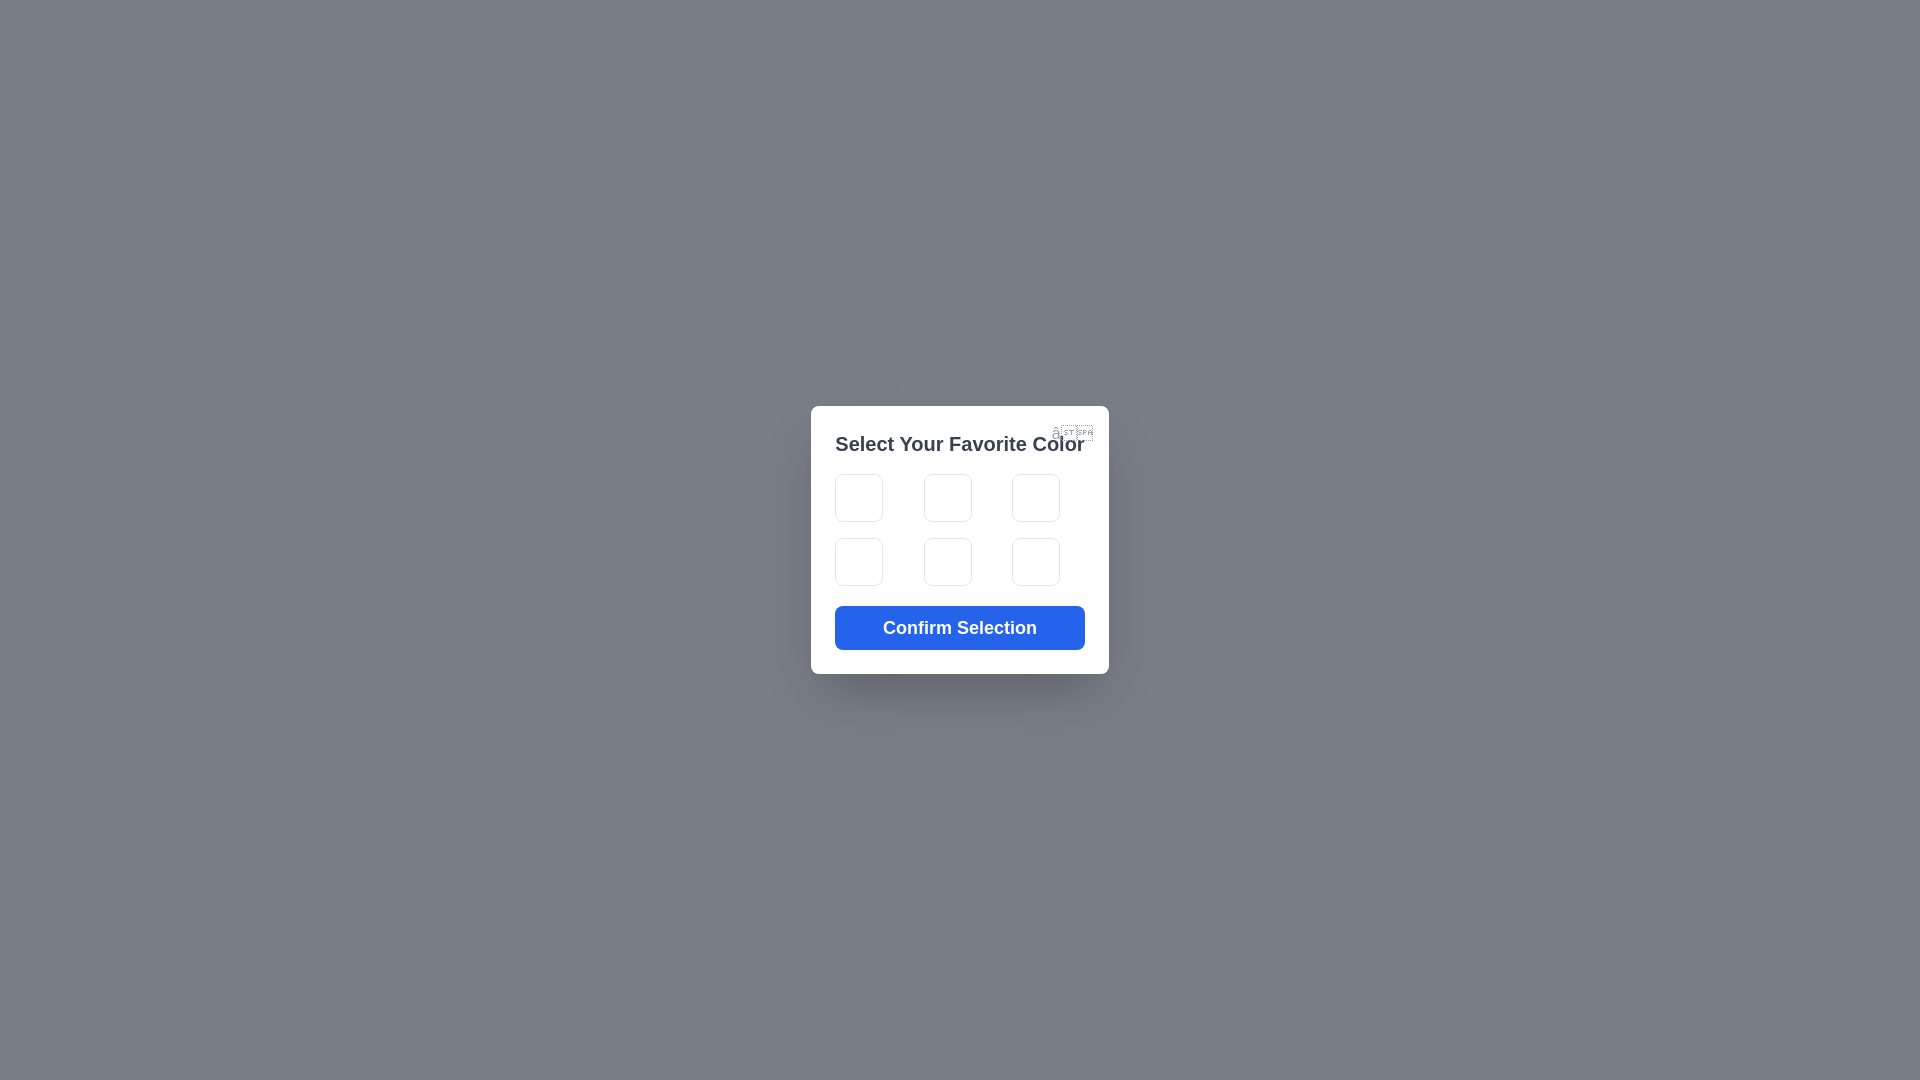  What do you see at coordinates (1036, 496) in the screenshot?
I see `the color tile corresponding to green` at bounding box center [1036, 496].